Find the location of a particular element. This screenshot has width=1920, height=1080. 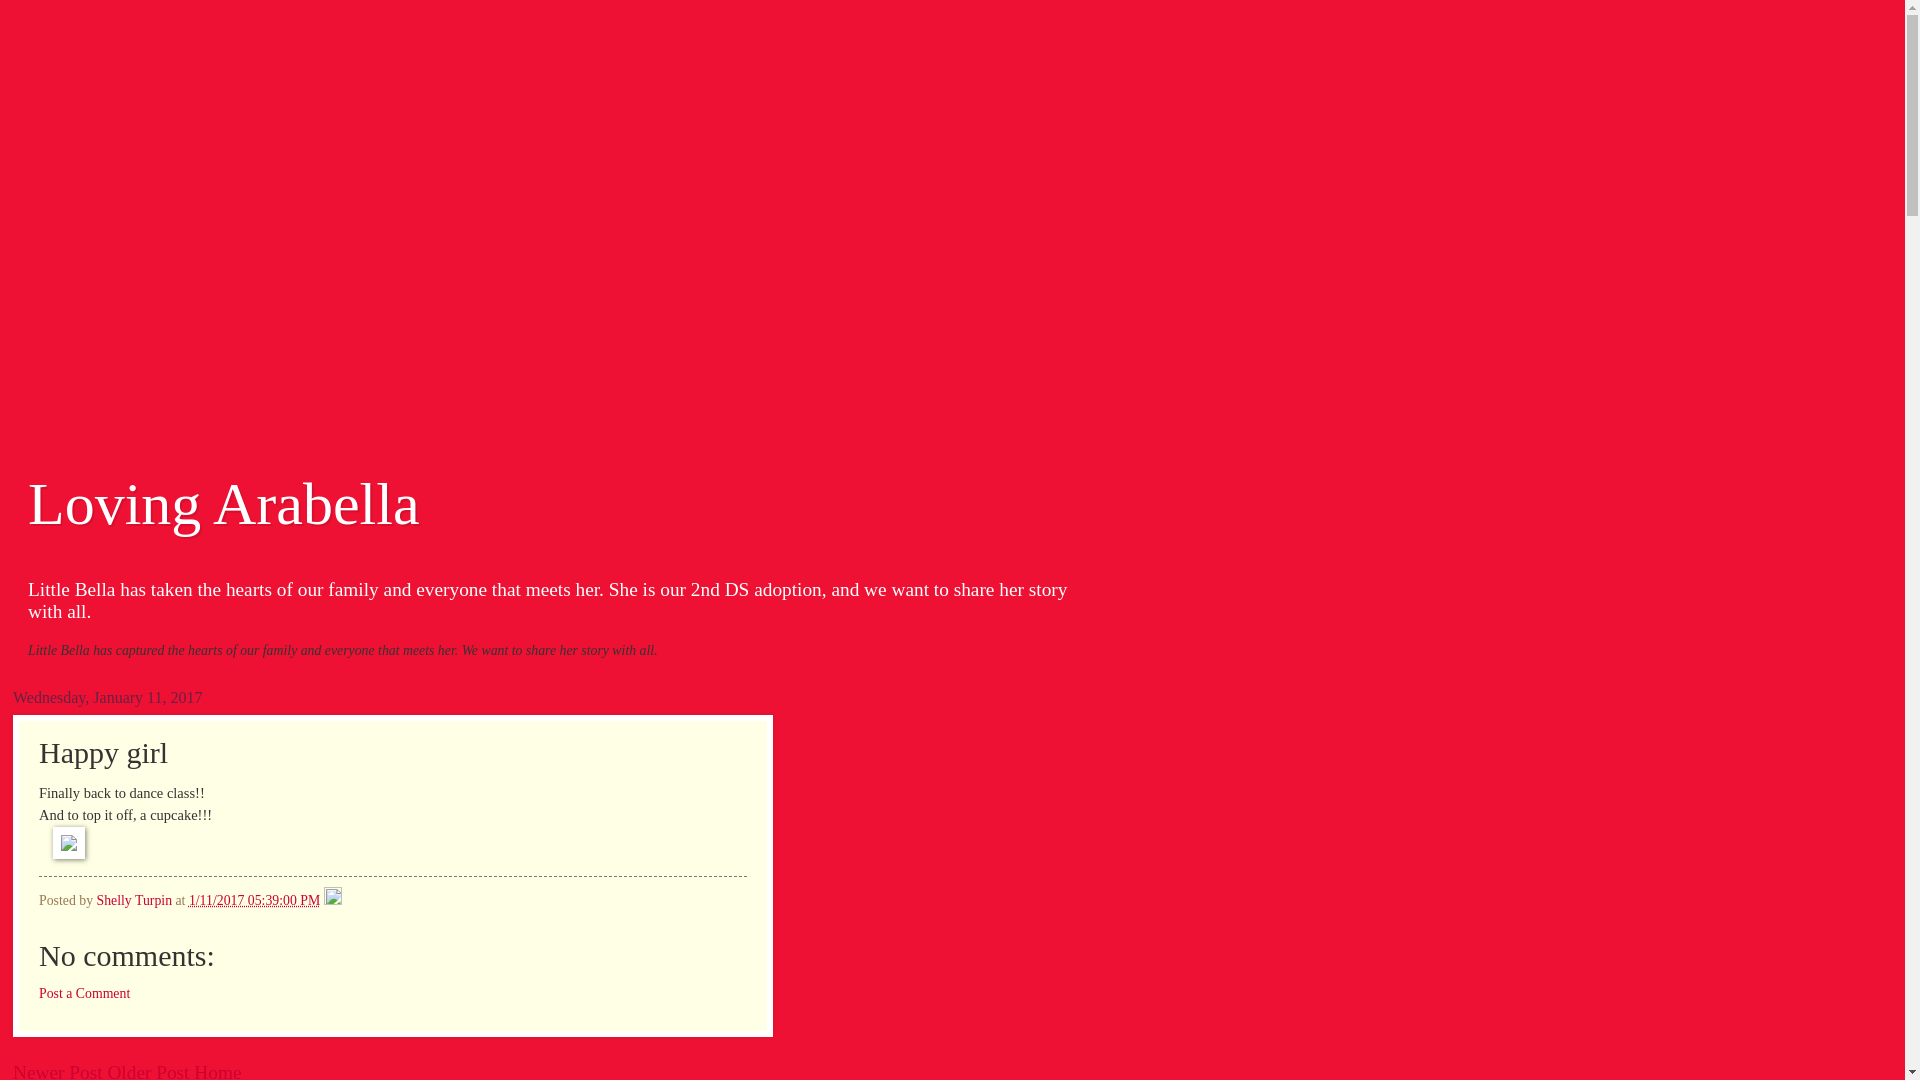

'1/11/2017 05:39:00 PM' is located at coordinates (188, 900).